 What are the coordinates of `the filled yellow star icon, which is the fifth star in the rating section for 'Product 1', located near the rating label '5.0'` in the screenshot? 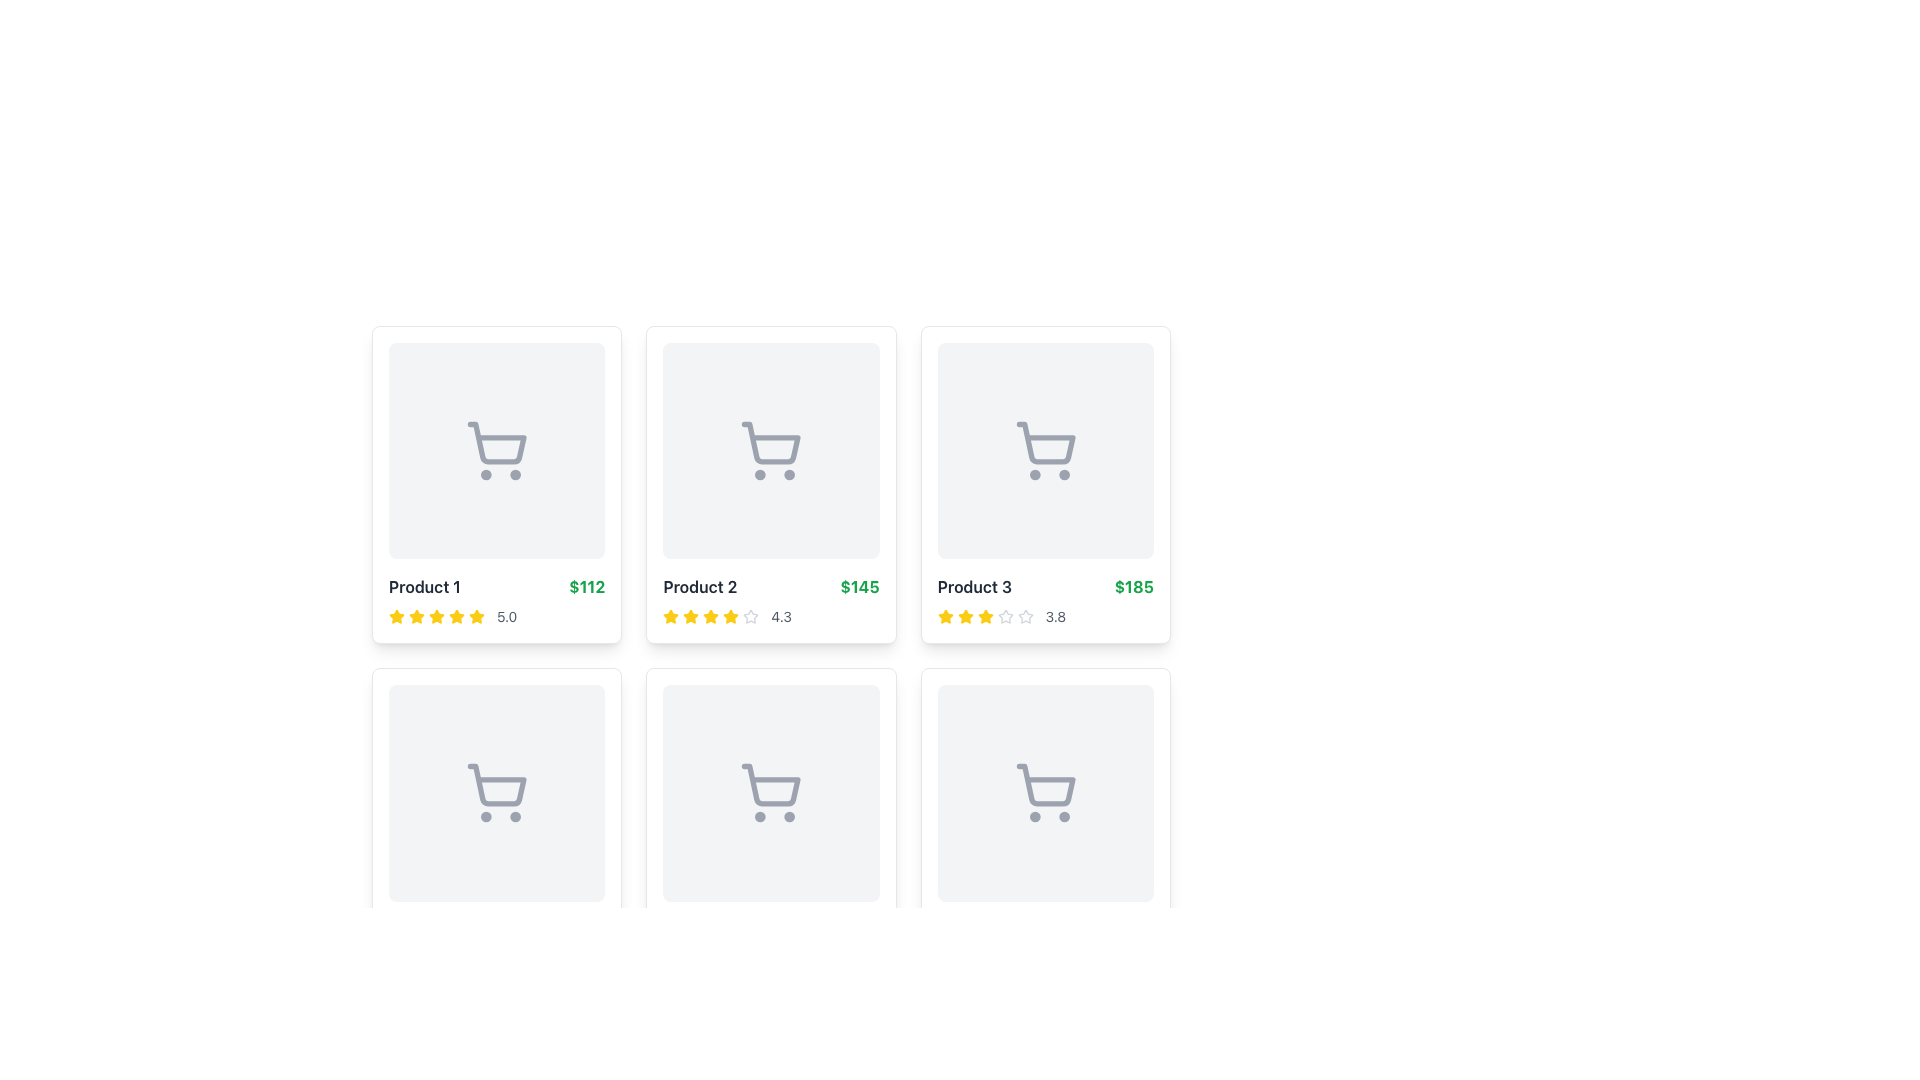 It's located at (435, 616).